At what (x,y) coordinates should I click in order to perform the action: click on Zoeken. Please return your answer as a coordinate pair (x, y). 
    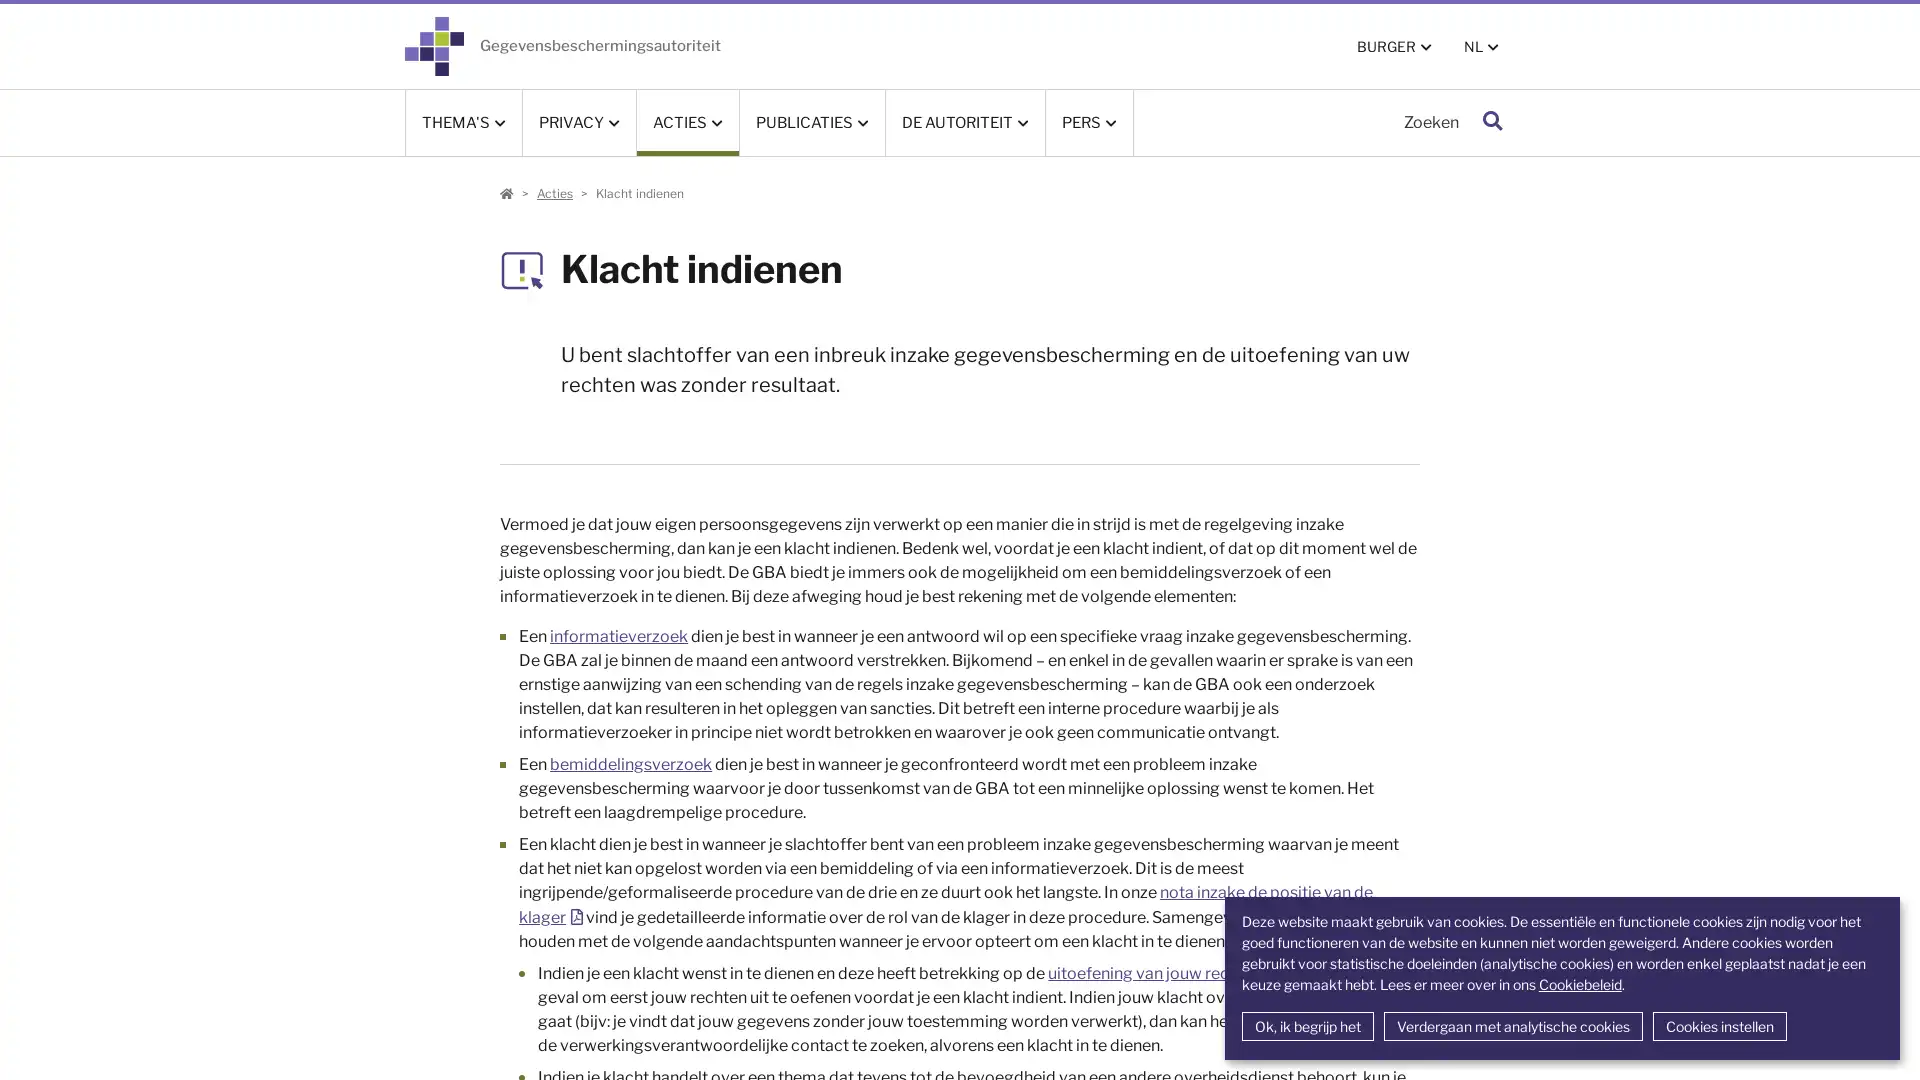
    Looking at the image, I should click on (1492, 122).